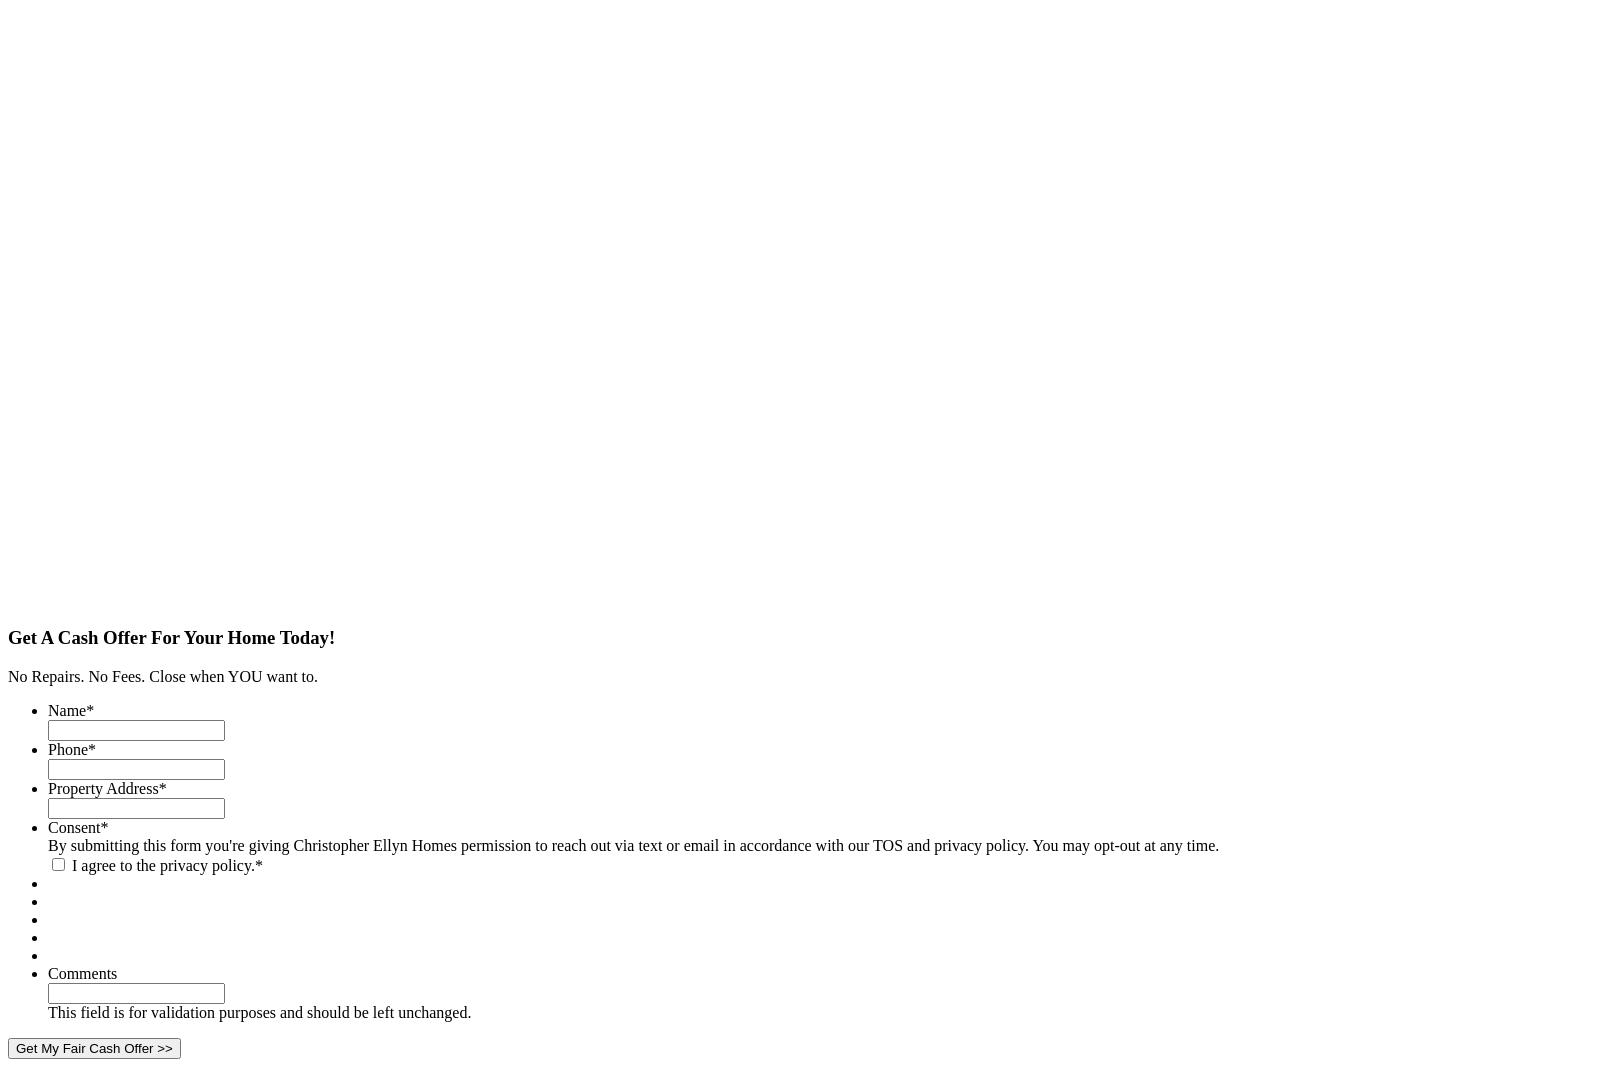 This screenshot has height=1073, width=1600. I want to click on 'No Repairs. No Fees. Close when YOU want to.', so click(7, 676).